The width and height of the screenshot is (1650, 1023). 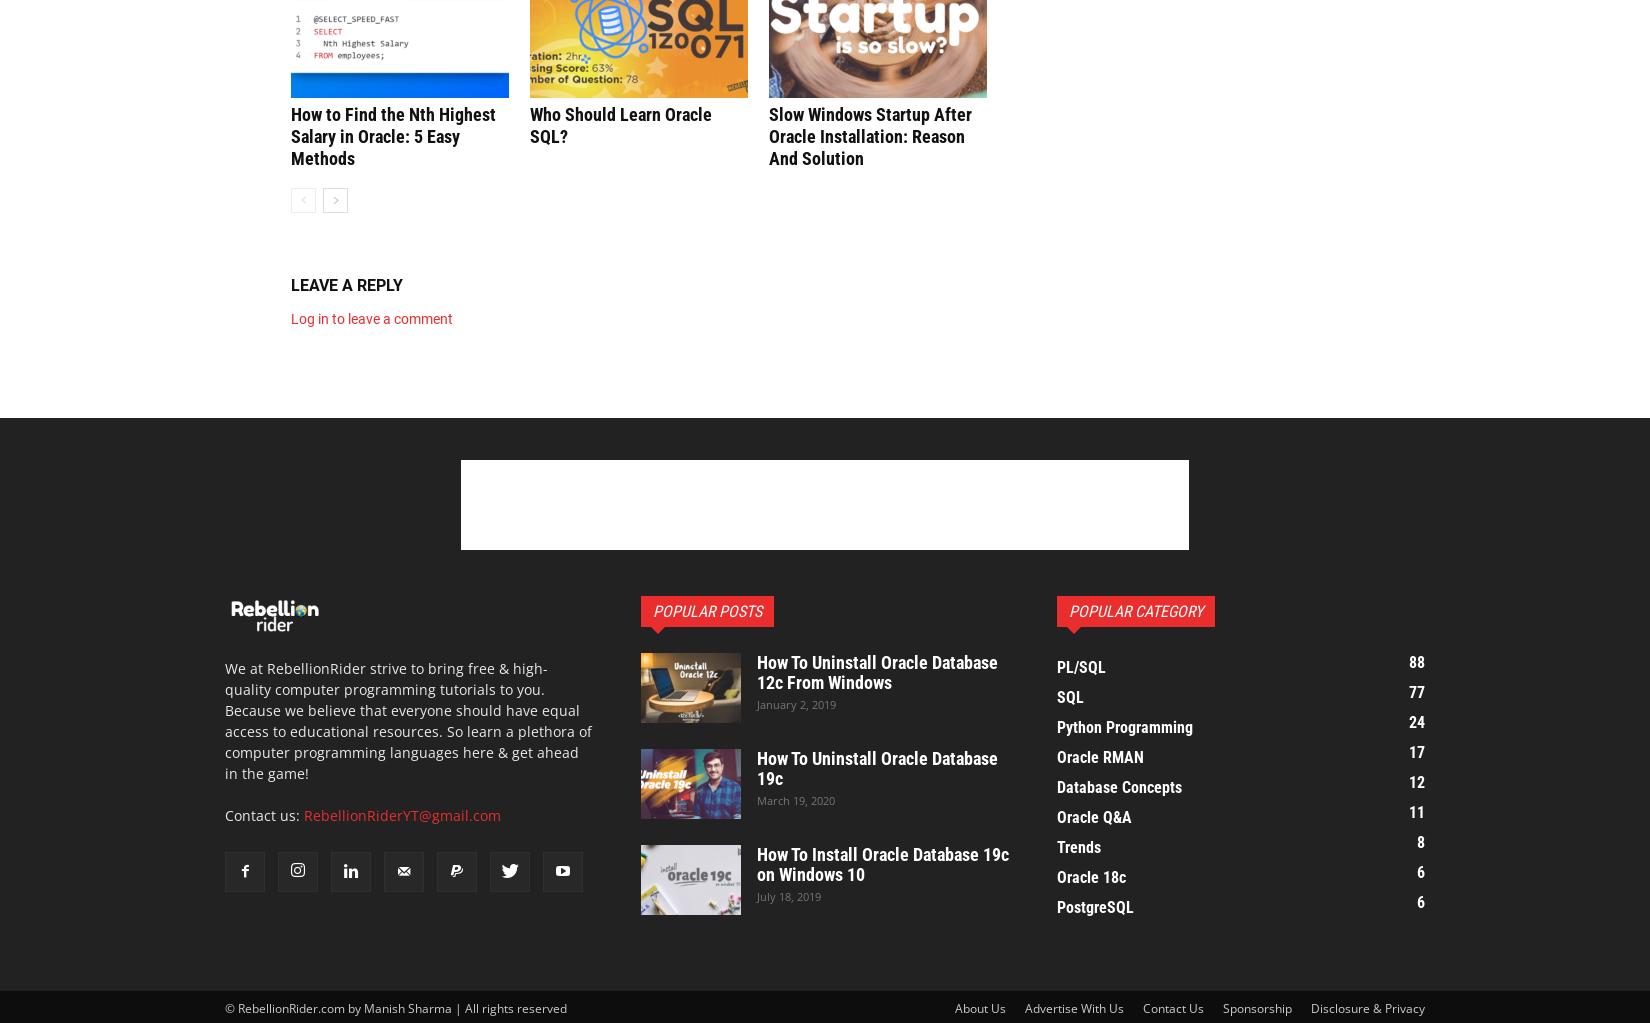 What do you see at coordinates (877, 670) in the screenshot?
I see `'How To Uninstall Oracle Database 12c From Windows'` at bounding box center [877, 670].